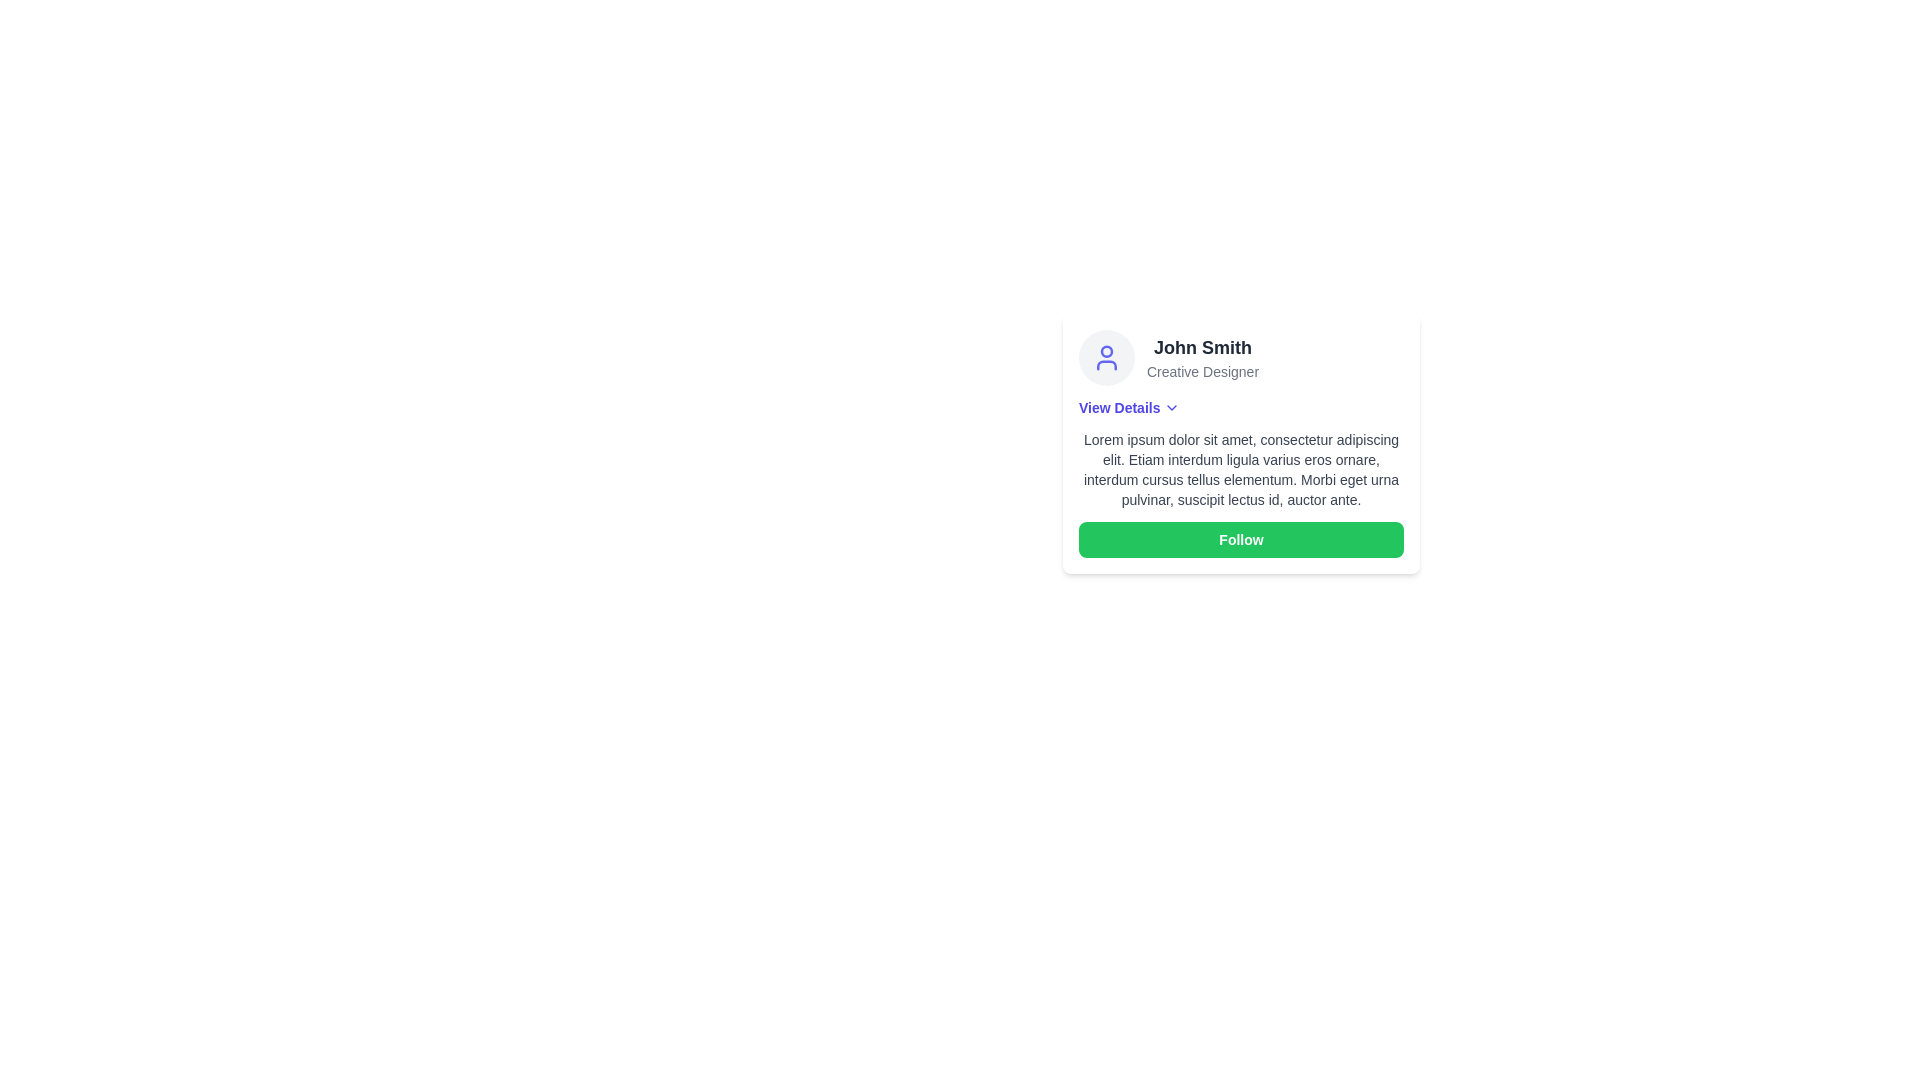 The height and width of the screenshot is (1080, 1920). I want to click on the text element displaying 'Creative Designer', which is styled in smaller size and gray color, positioned below 'John Smith', so click(1202, 371).